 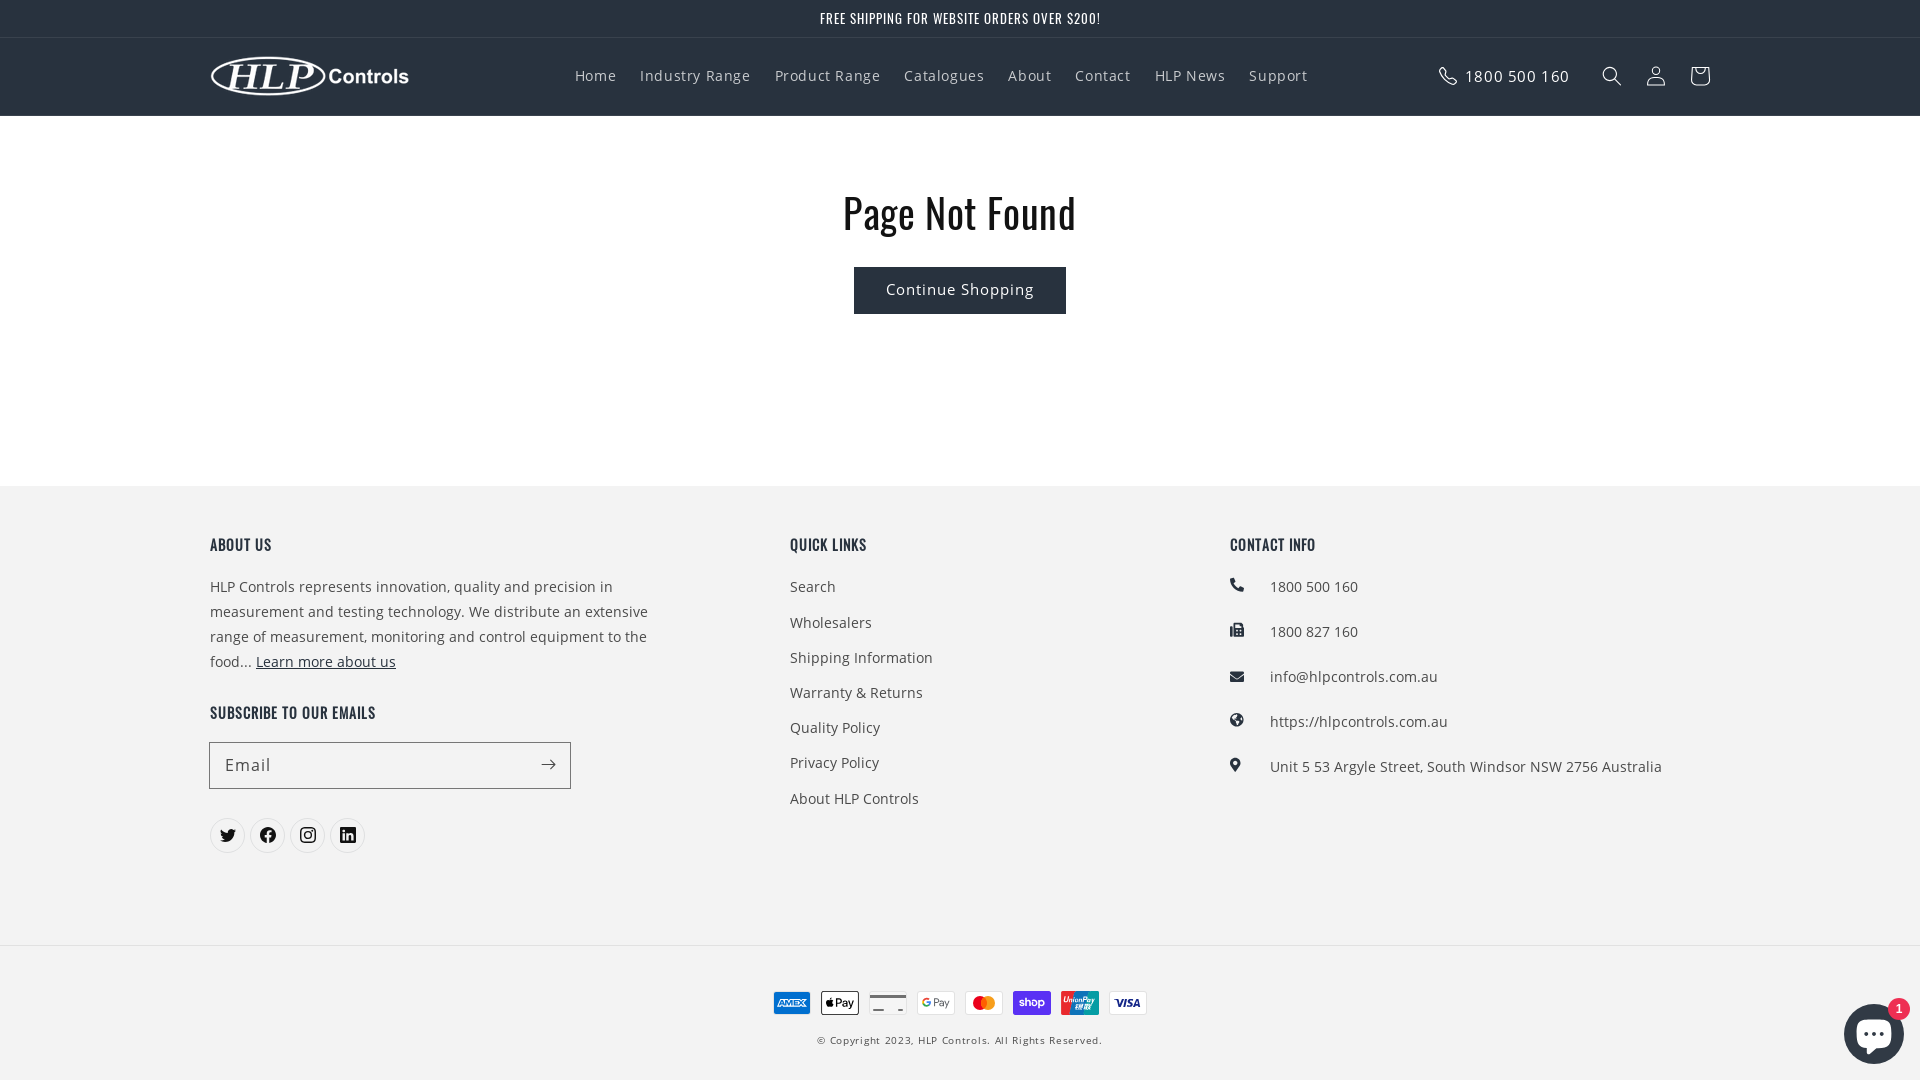 I want to click on 'Home', so click(x=594, y=75).